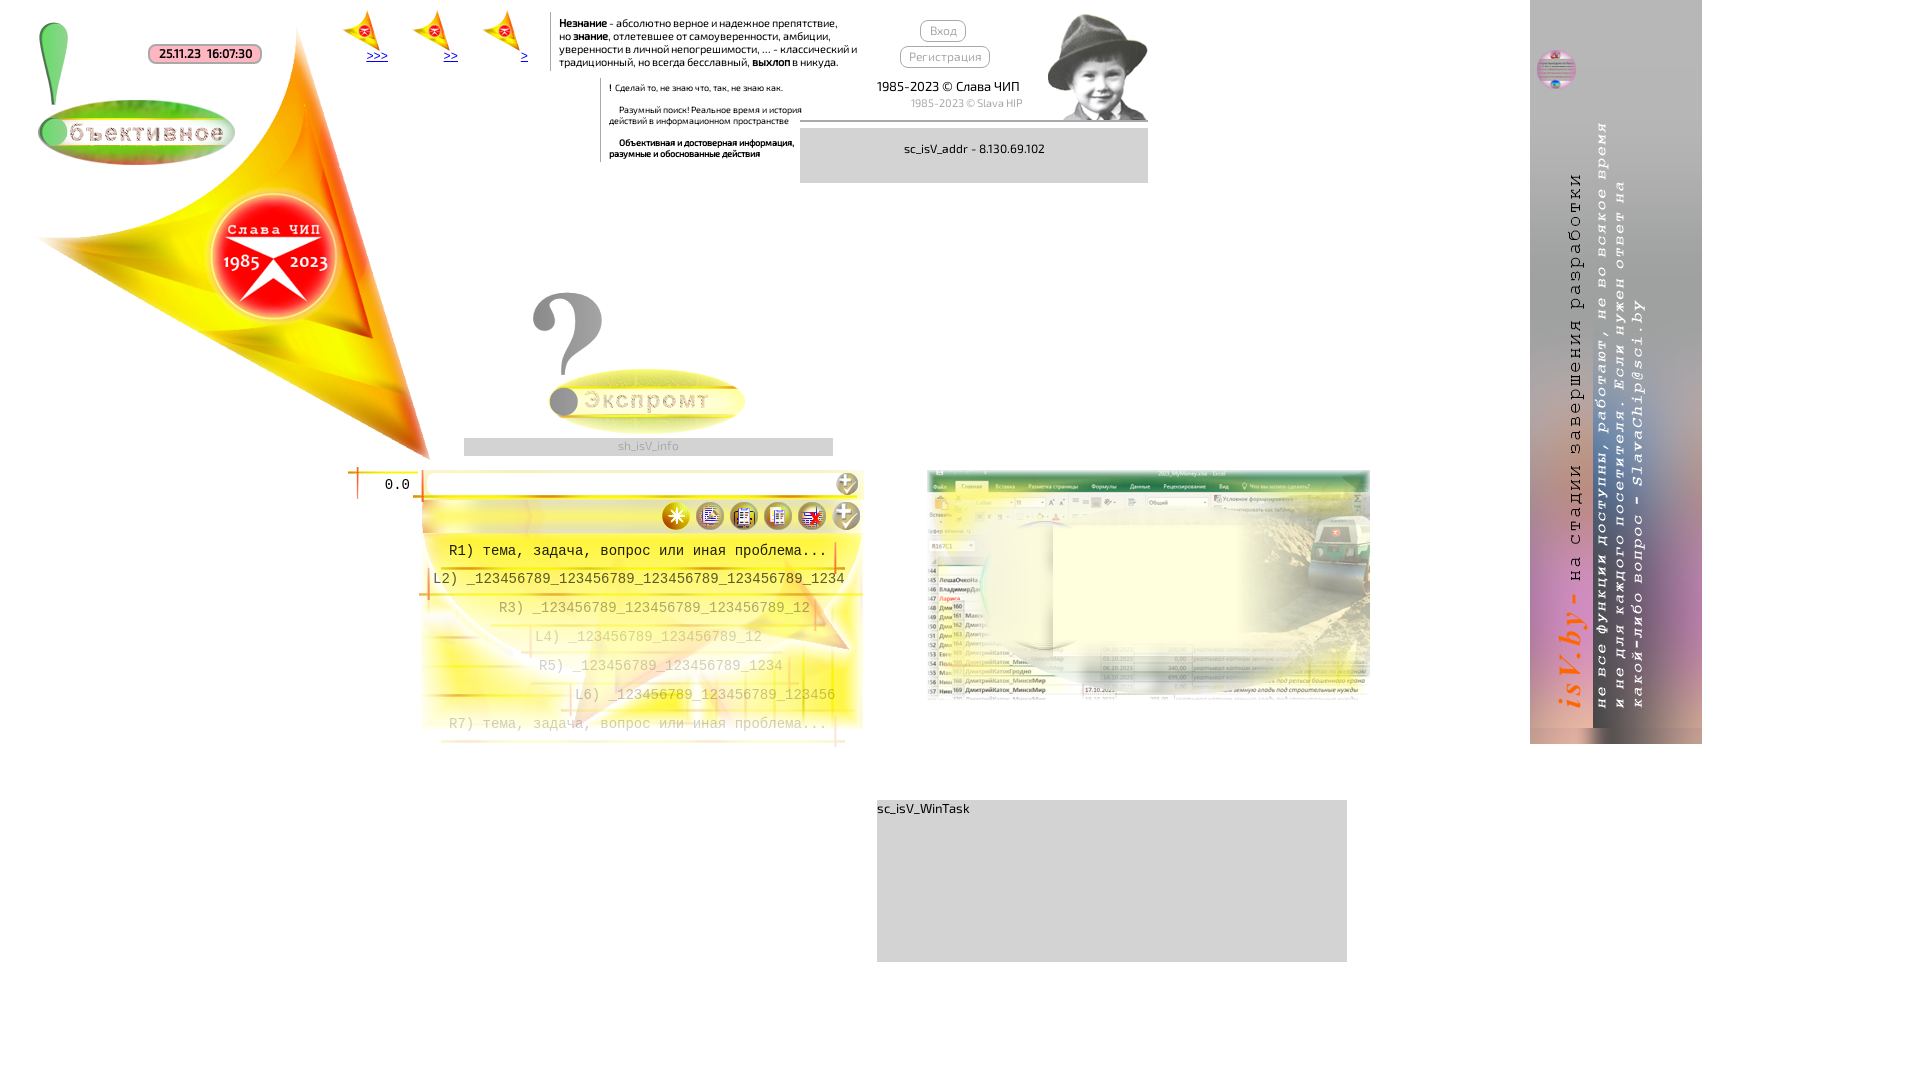 The image size is (1920, 1080). Describe the element at coordinates (377, 76) in the screenshot. I see `'>>>'` at that location.